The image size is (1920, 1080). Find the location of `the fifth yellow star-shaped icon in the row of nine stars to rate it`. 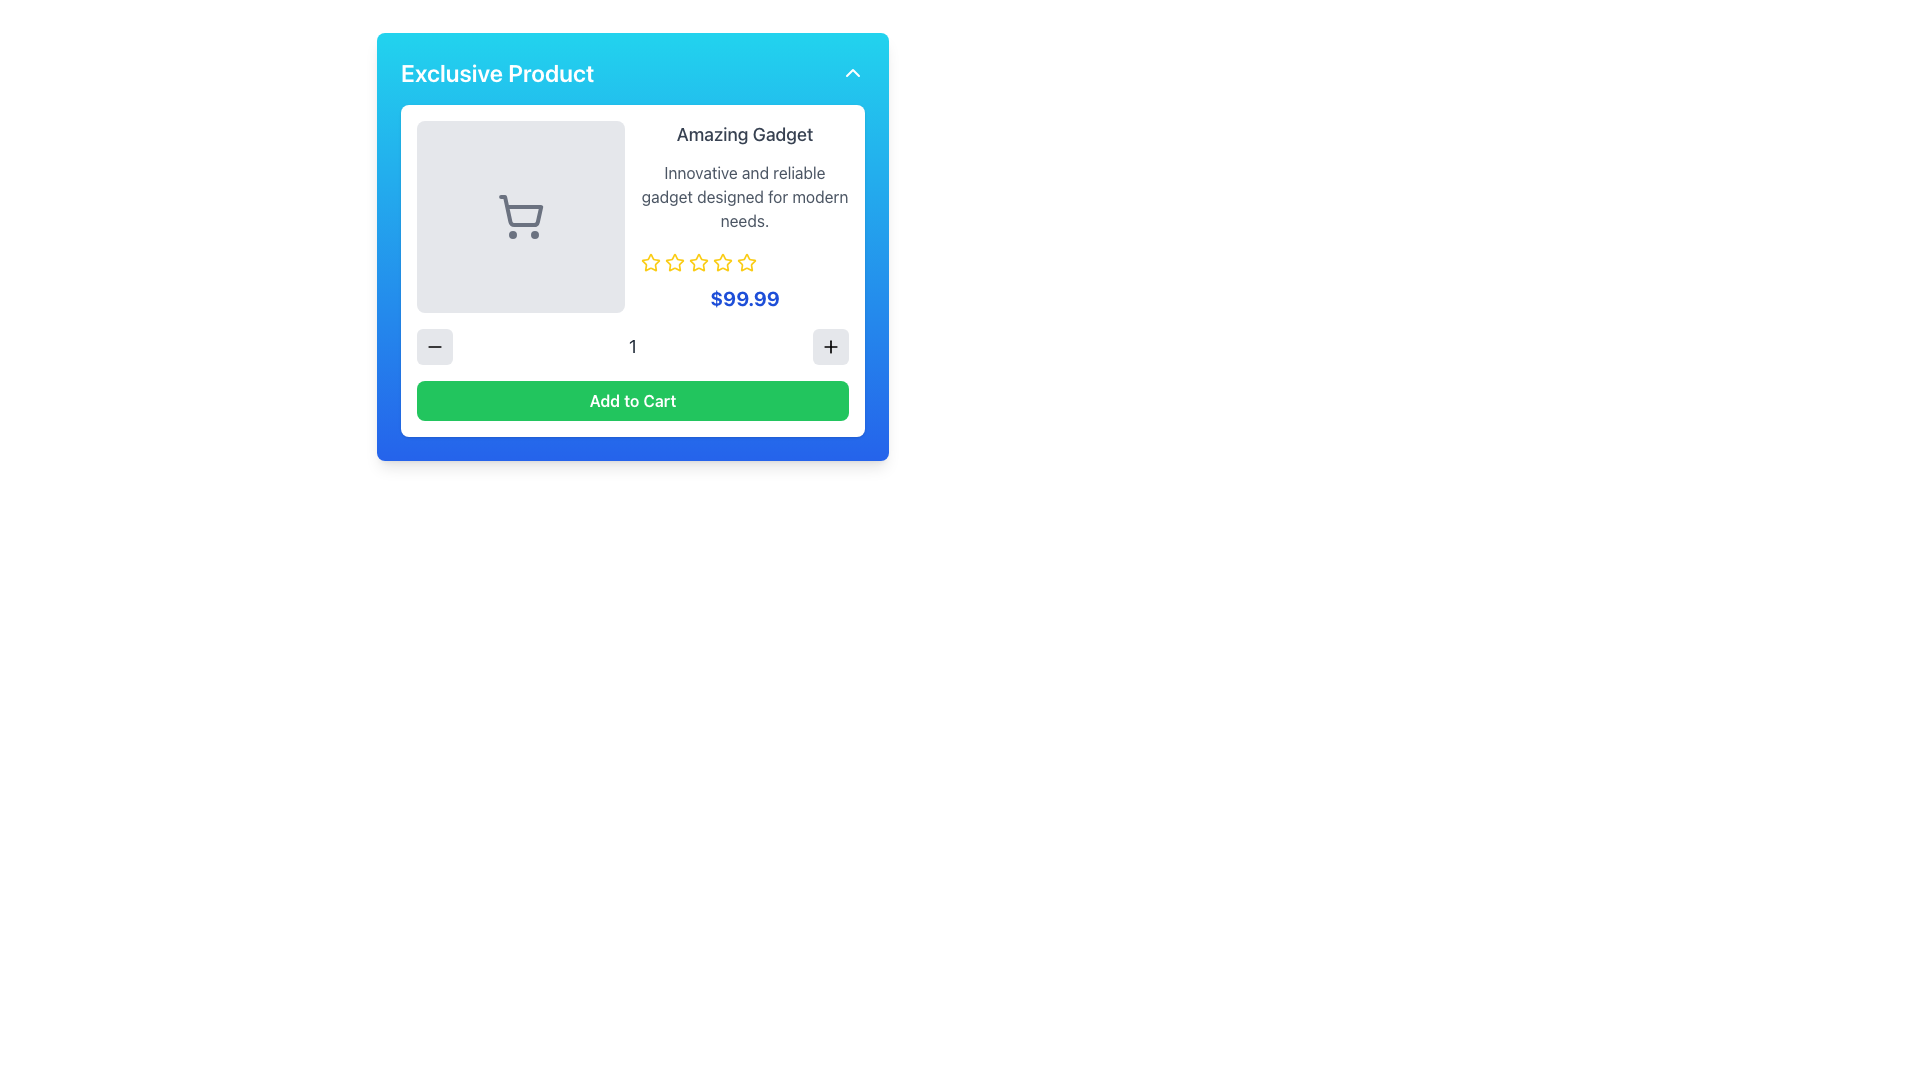

the fifth yellow star-shaped icon in the row of nine stars to rate it is located at coordinates (699, 261).